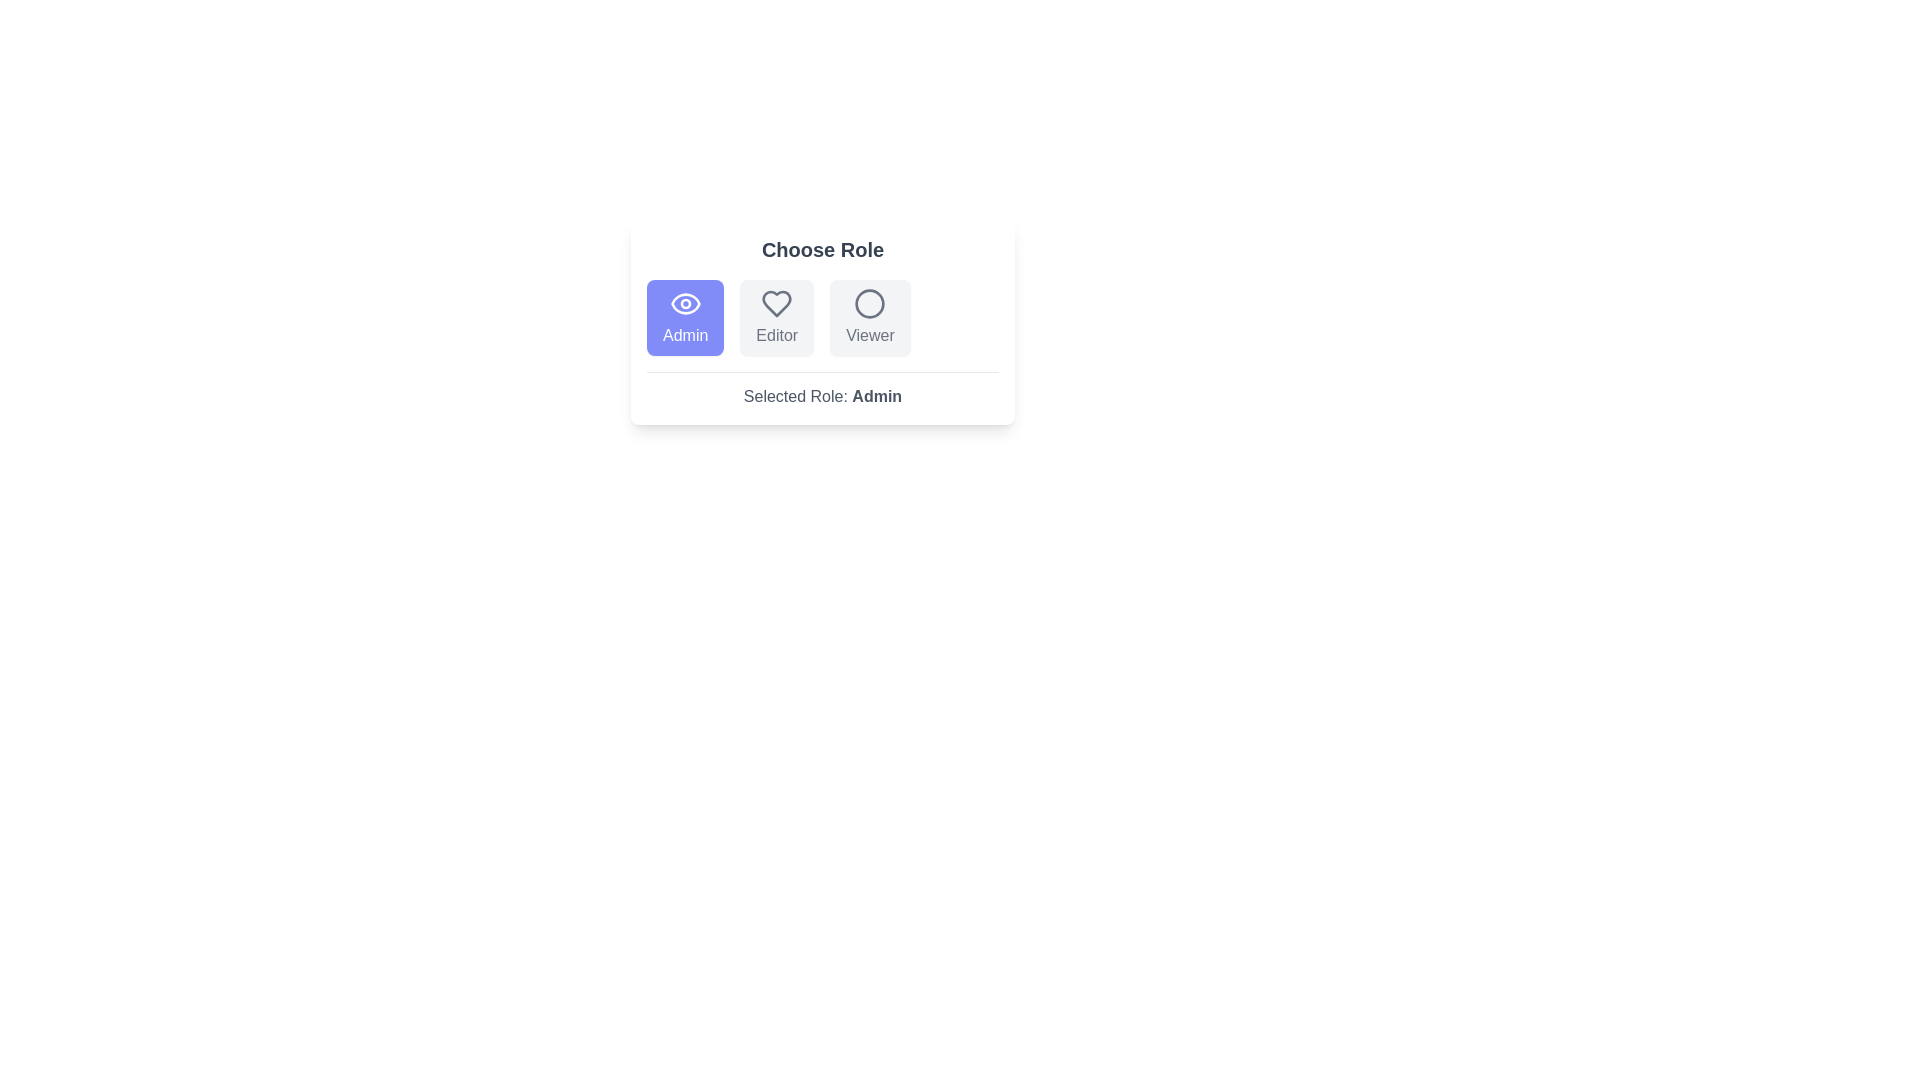 The height and width of the screenshot is (1080, 1920). I want to click on the 'Admin' label element, which features white text on a blue background and is located in the bottom-center area of the button marked 'Admin', so click(685, 334).